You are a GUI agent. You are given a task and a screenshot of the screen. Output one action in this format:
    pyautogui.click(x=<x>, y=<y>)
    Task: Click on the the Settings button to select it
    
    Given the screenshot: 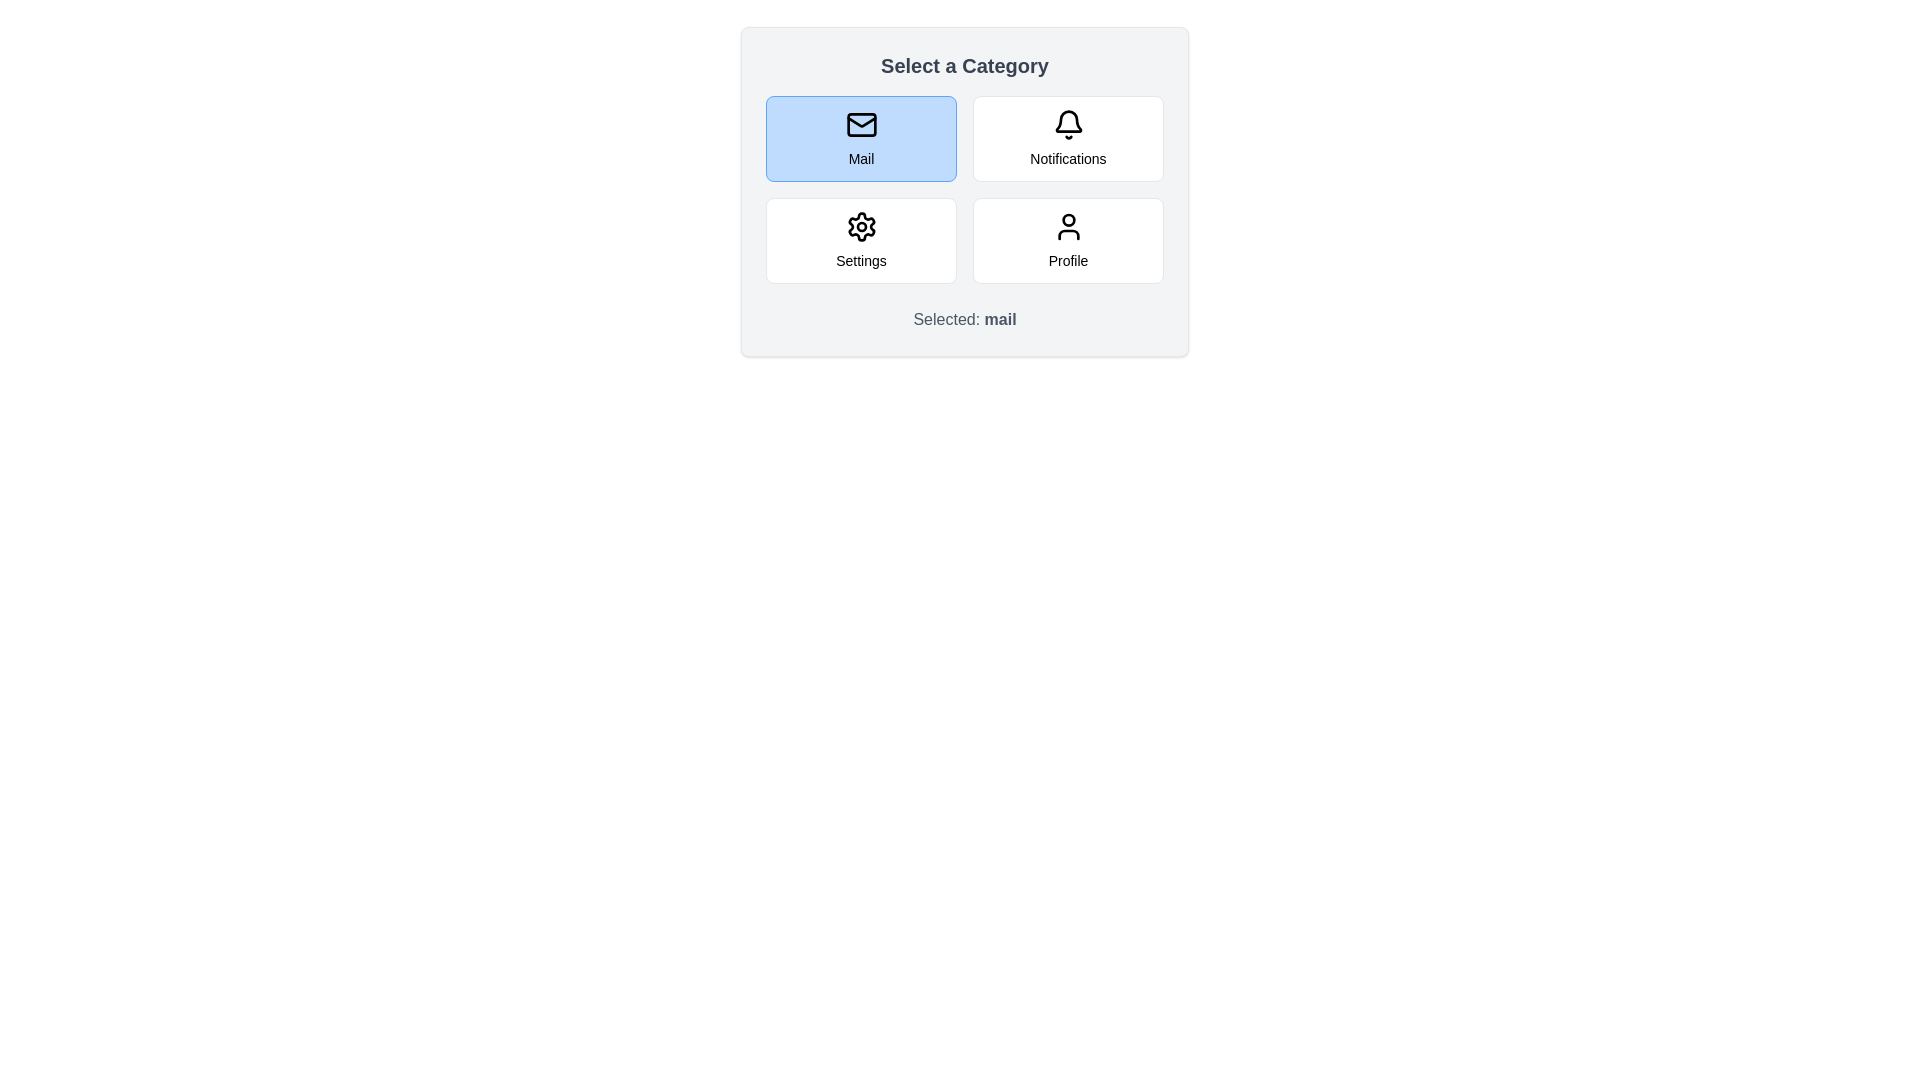 What is the action you would take?
    pyautogui.click(x=861, y=239)
    